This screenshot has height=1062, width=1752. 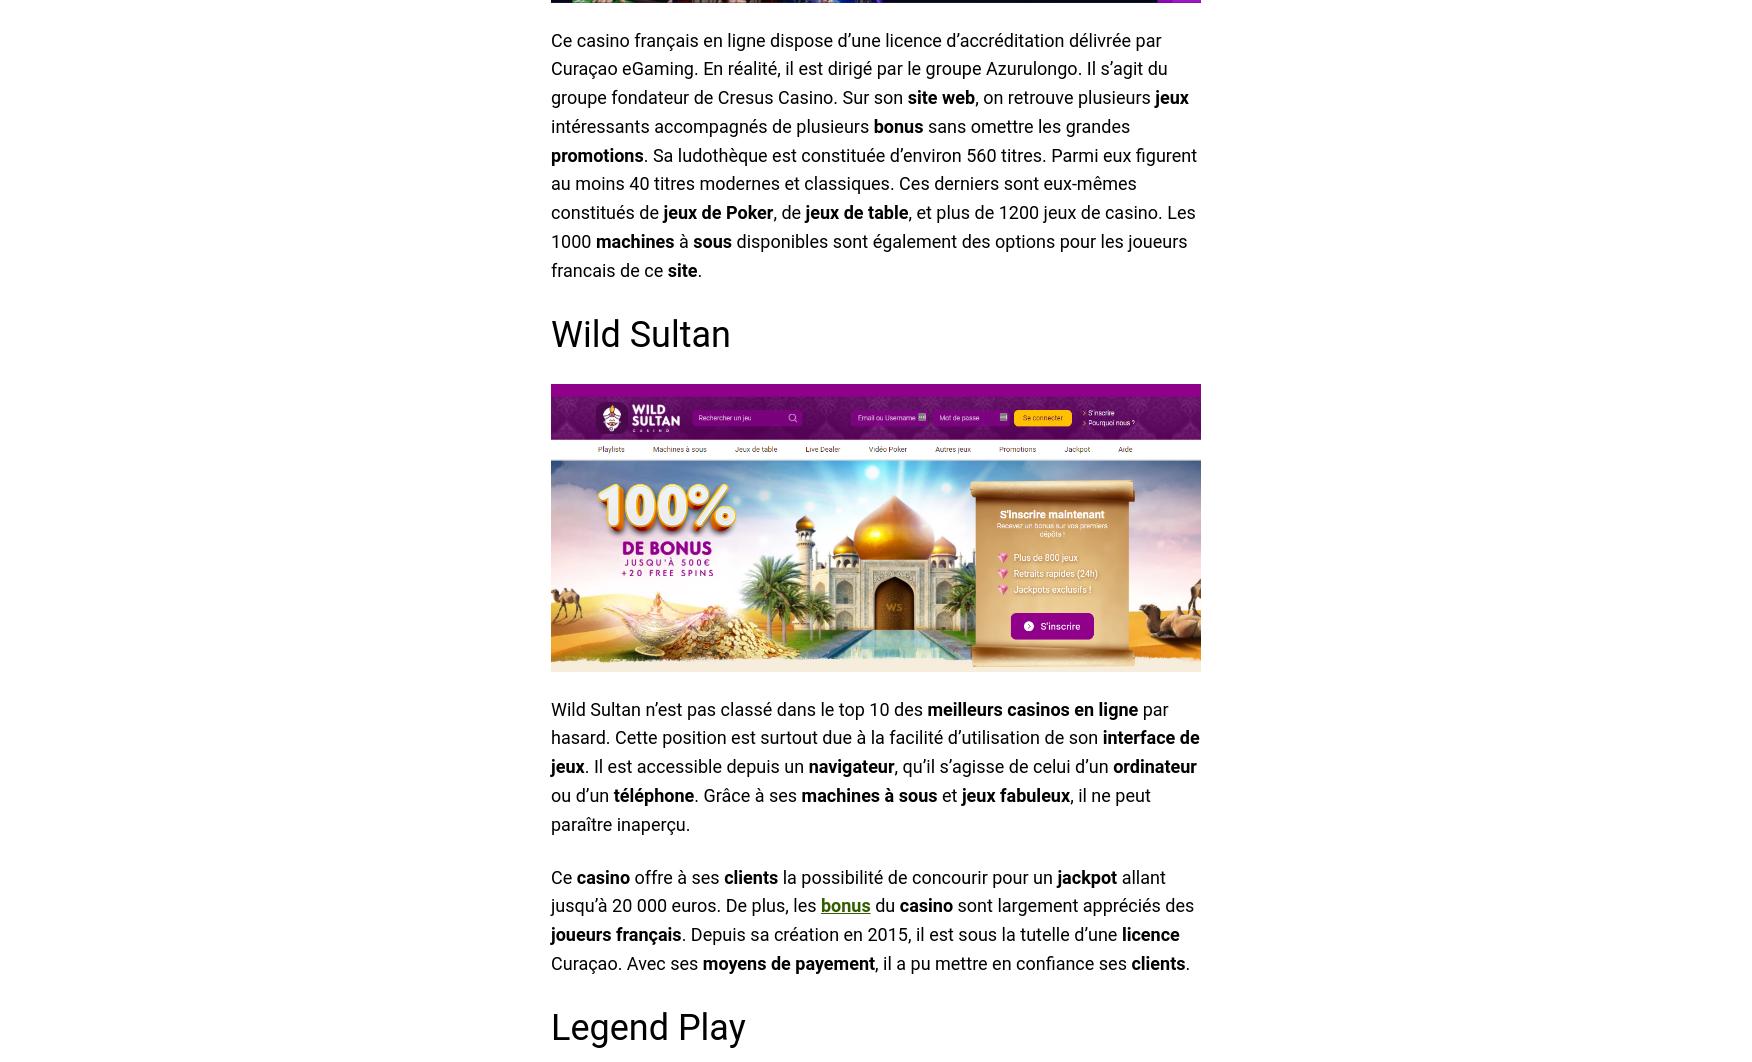 What do you see at coordinates (963, 708) in the screenshot?
I see `'meilleurs'` at bounding box center [963, 708].